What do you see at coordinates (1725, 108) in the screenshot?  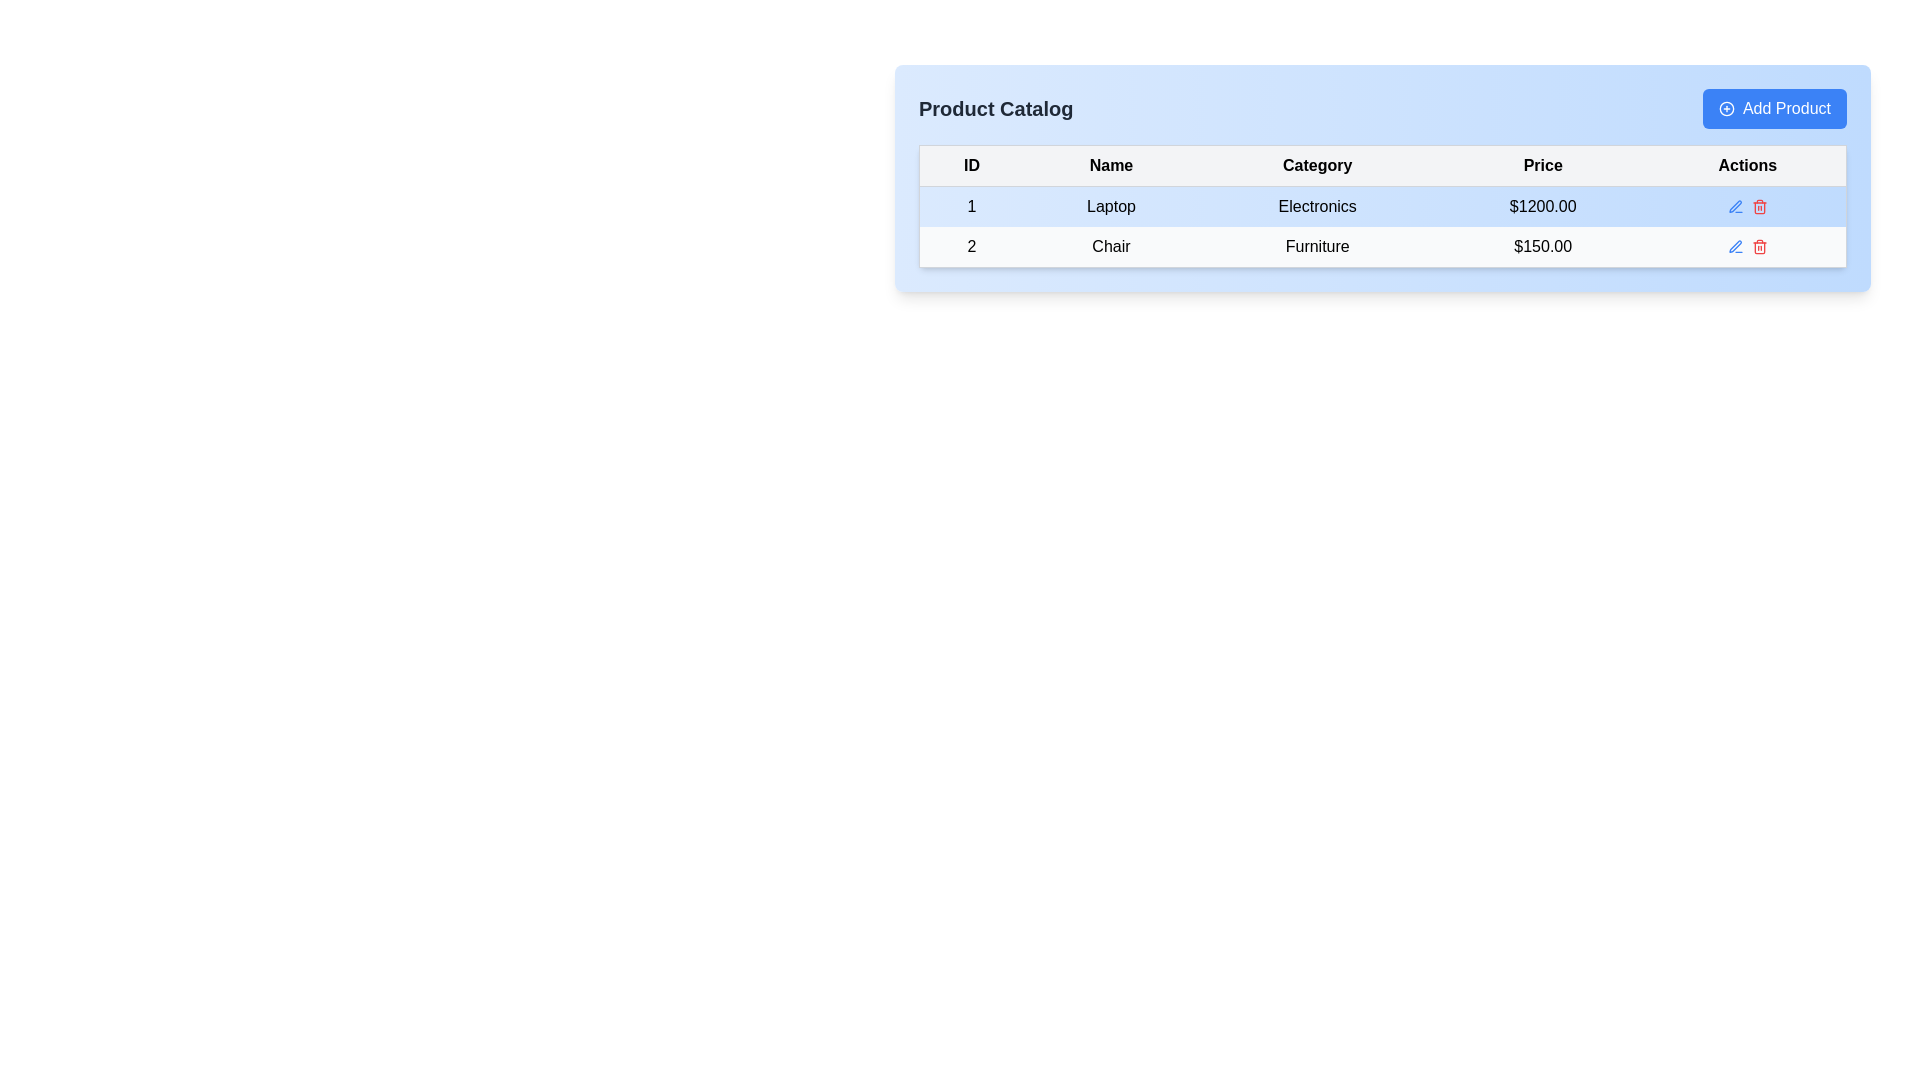 I see `the icon located to the left of the 'Add Product' text label within the button` at bounding box center [1725, 108].